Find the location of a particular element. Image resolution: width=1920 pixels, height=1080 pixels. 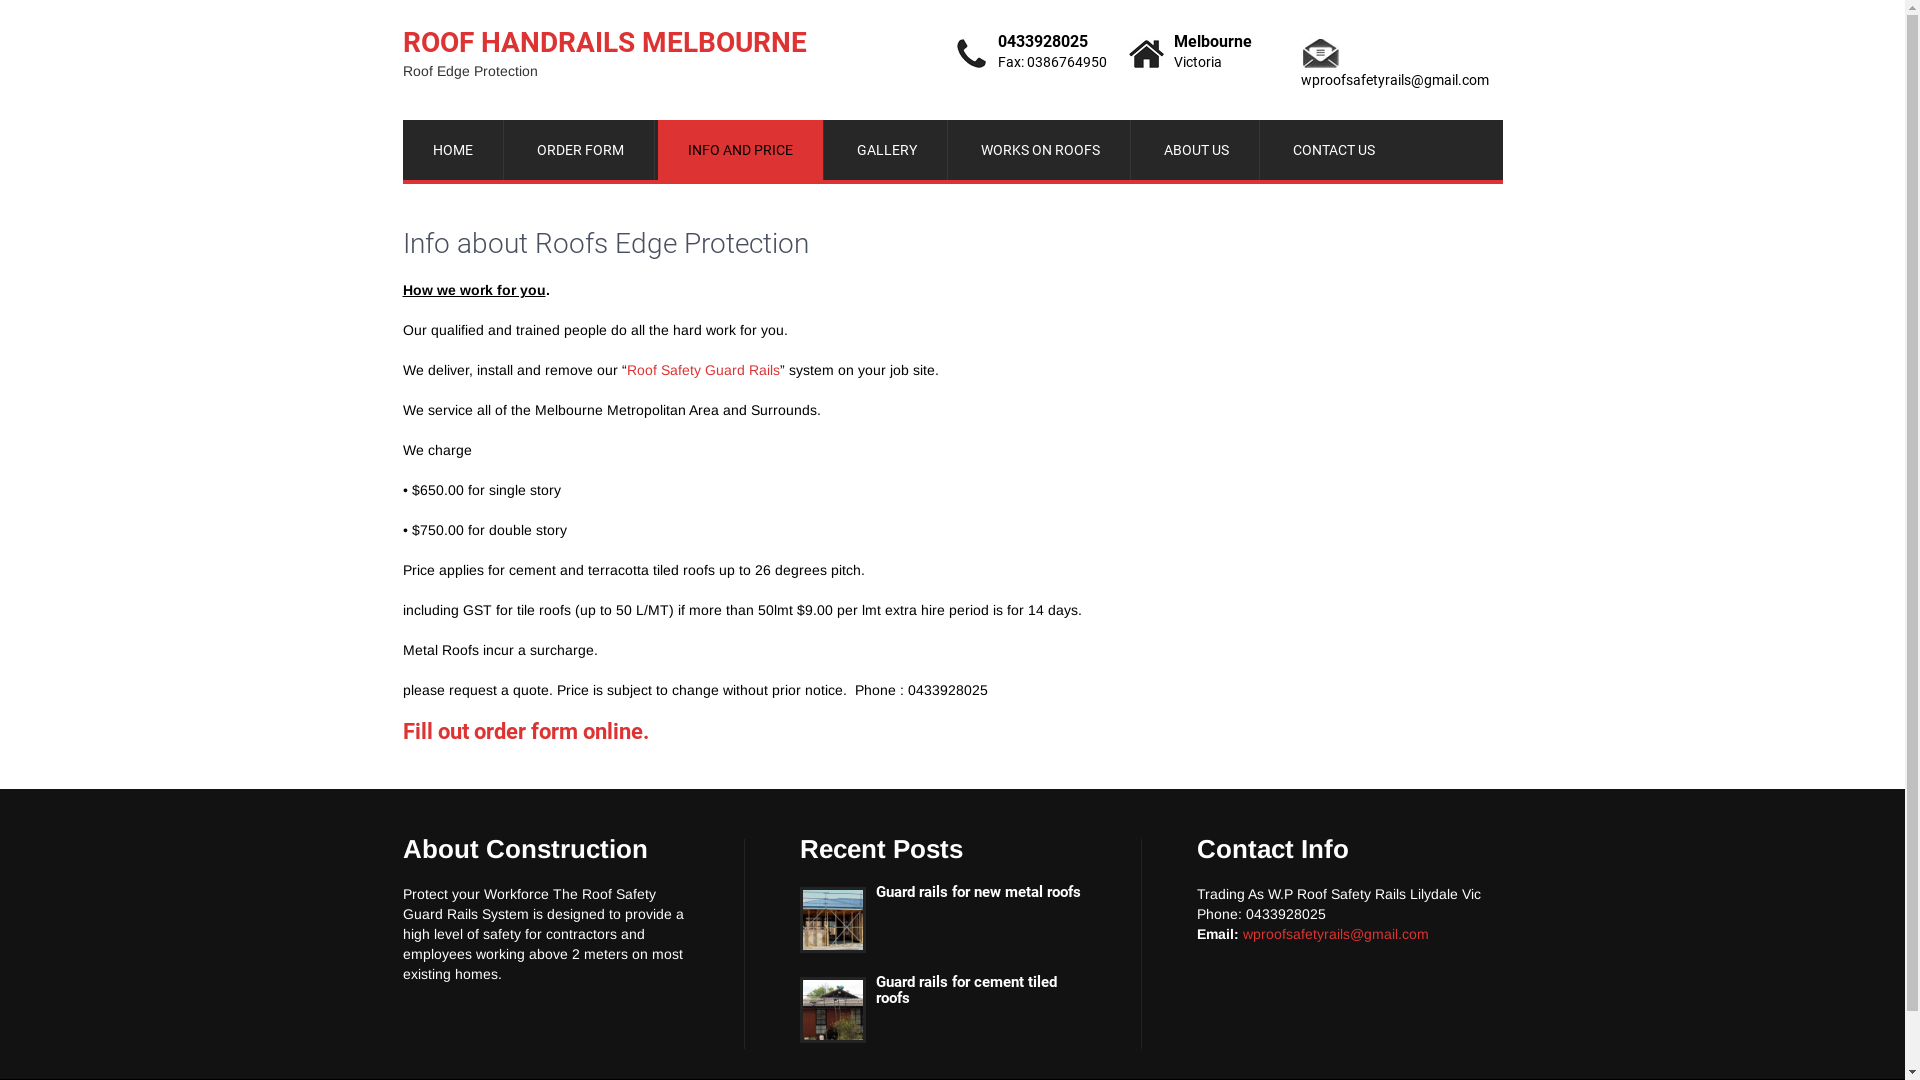

'CONTACT US' is located at coordinates (1333, 149).